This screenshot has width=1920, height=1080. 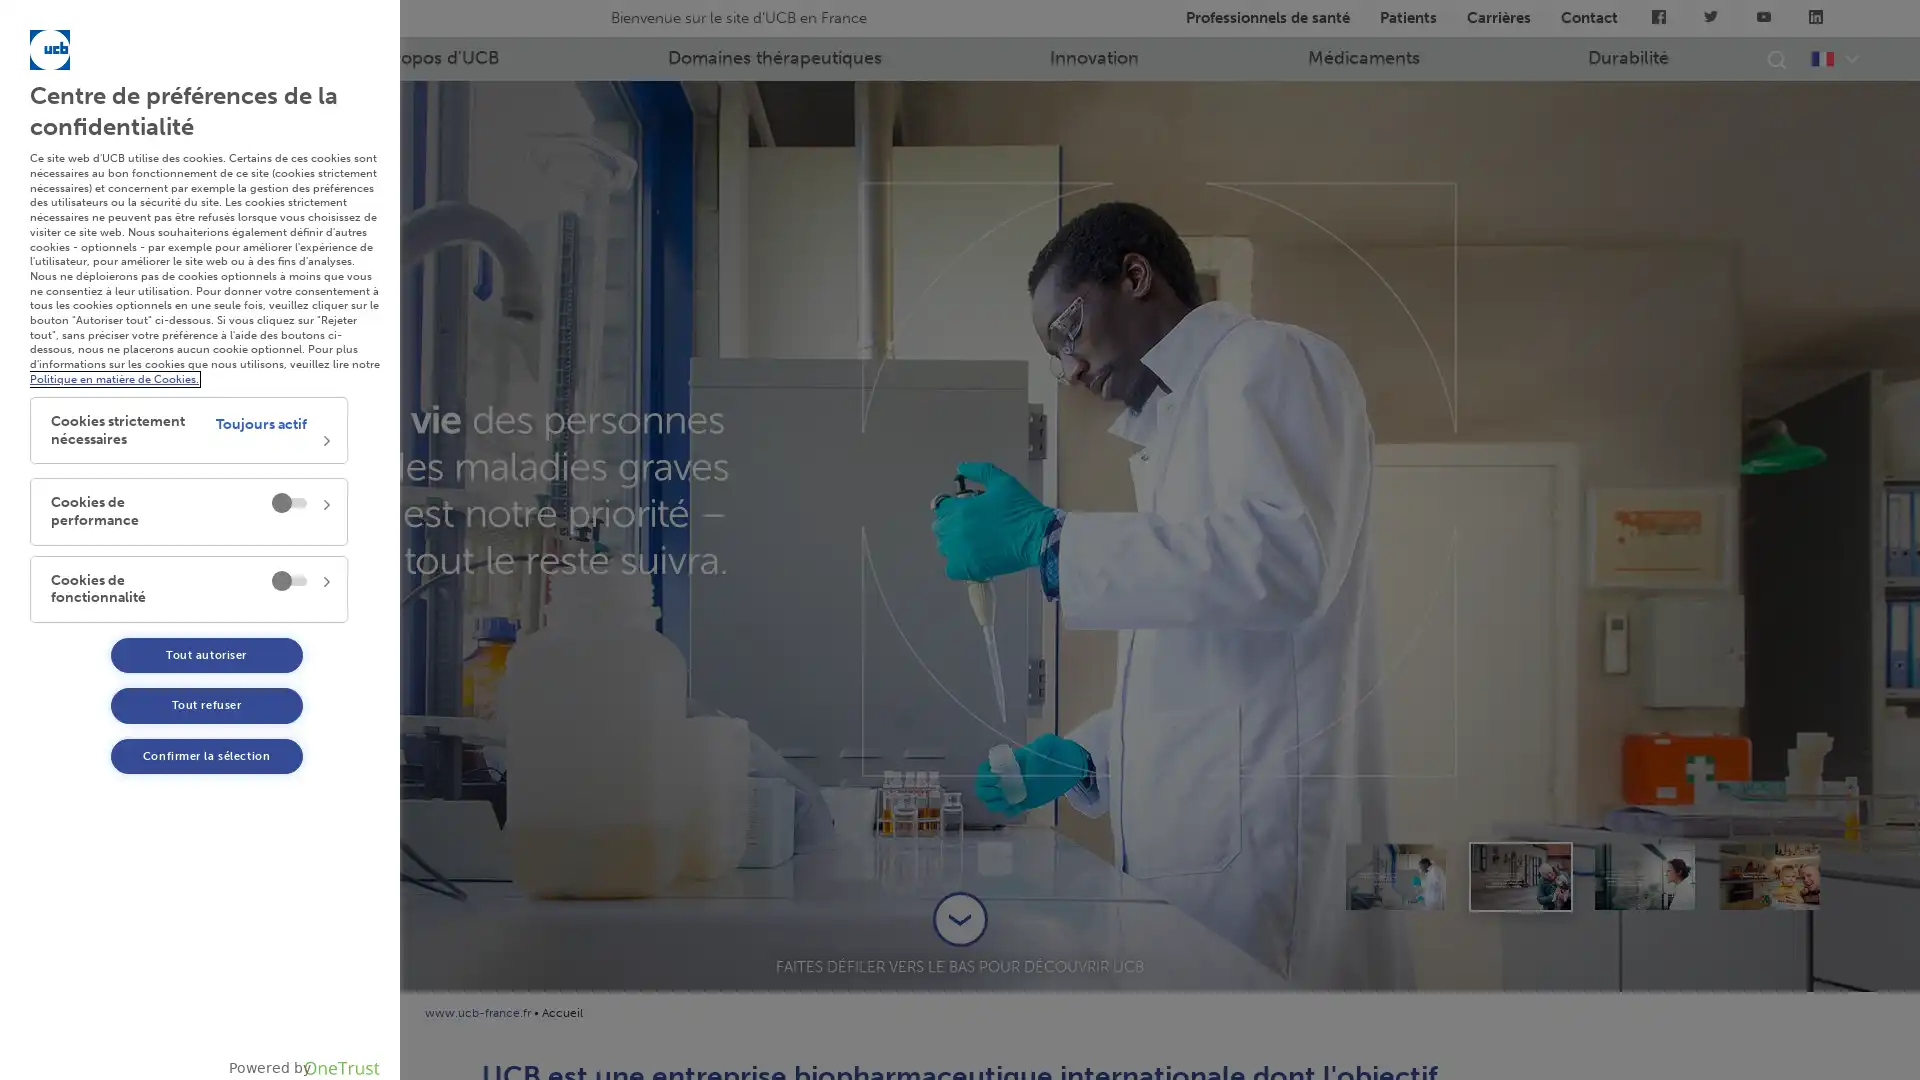 What do you see at coordinates (1520, 874) in the screenshot?
I see `Patient UCB` at bounding box center [1520, 874].